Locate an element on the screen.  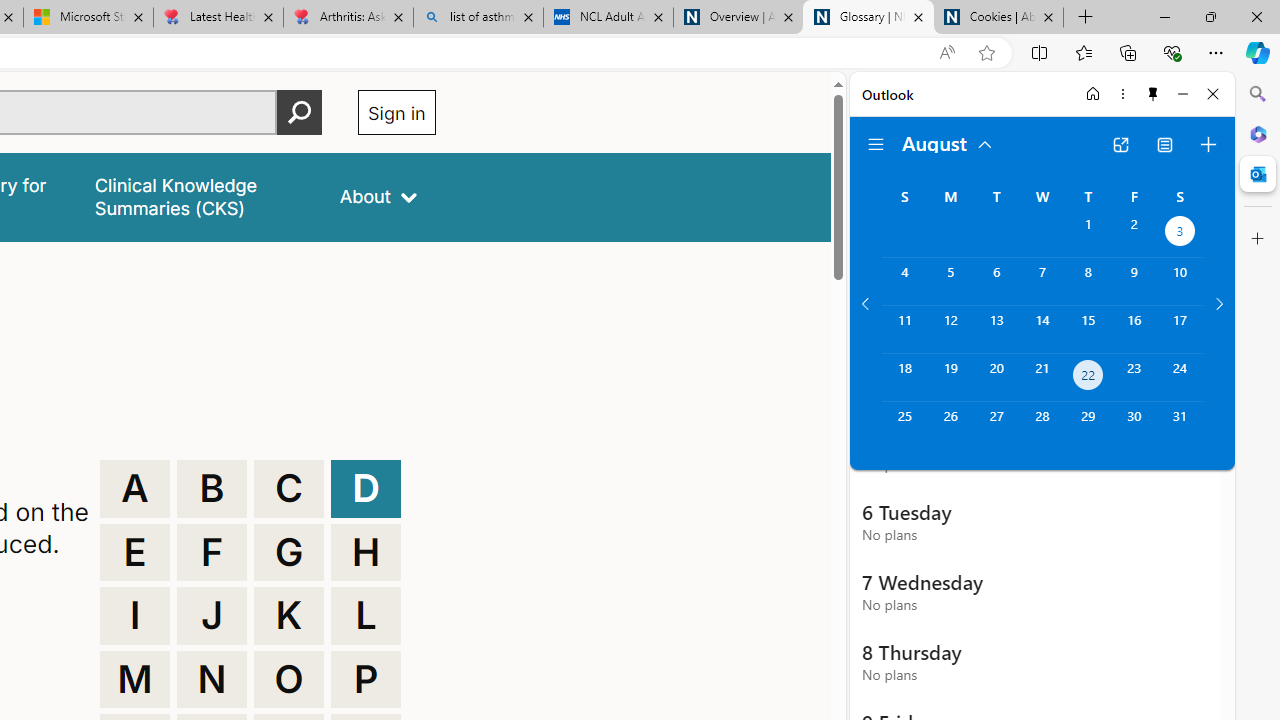
'August' is located at coordinates (947, 141).